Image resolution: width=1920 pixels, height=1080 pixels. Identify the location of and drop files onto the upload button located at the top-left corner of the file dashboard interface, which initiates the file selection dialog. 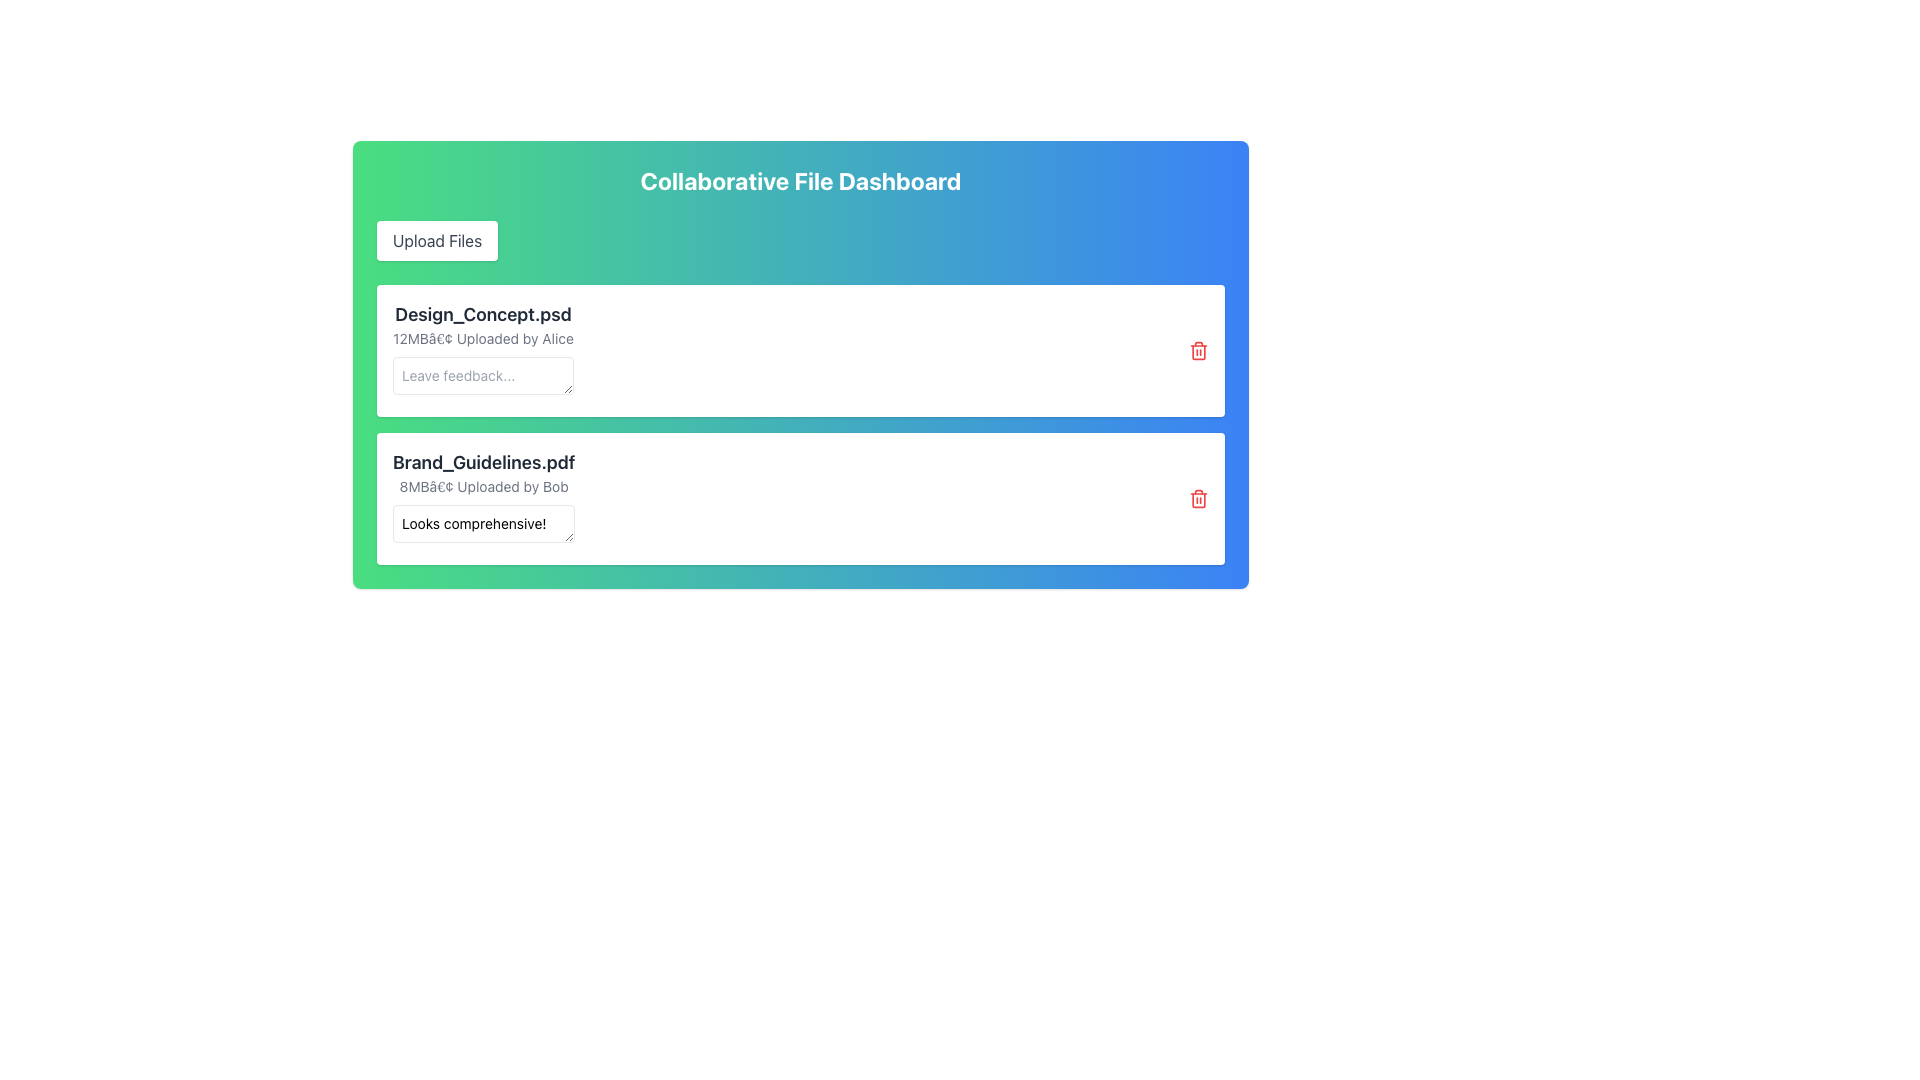
(436, 239).